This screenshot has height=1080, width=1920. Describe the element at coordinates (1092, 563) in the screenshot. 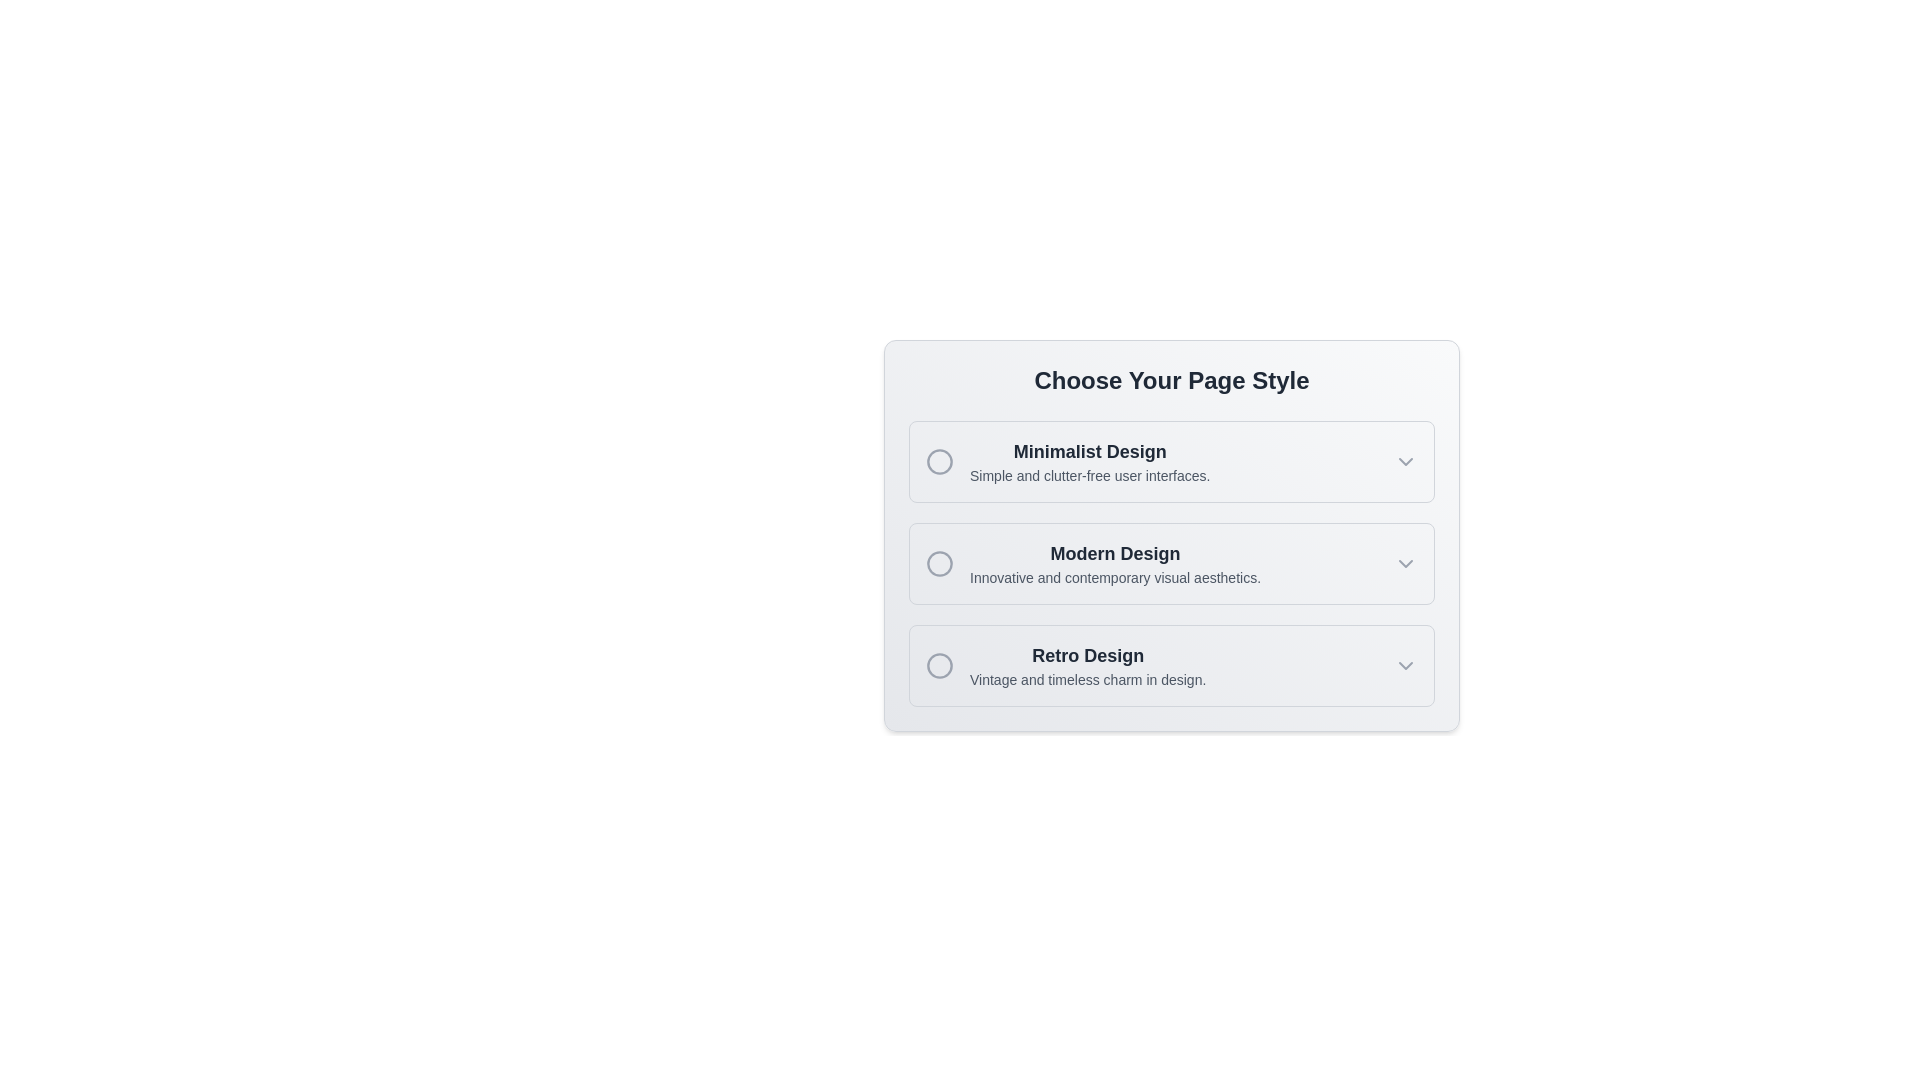

I see `text information from the 'Modern Design' selectable option in the vertical selection menu titled 'Choose Your Page Style'` at that location.